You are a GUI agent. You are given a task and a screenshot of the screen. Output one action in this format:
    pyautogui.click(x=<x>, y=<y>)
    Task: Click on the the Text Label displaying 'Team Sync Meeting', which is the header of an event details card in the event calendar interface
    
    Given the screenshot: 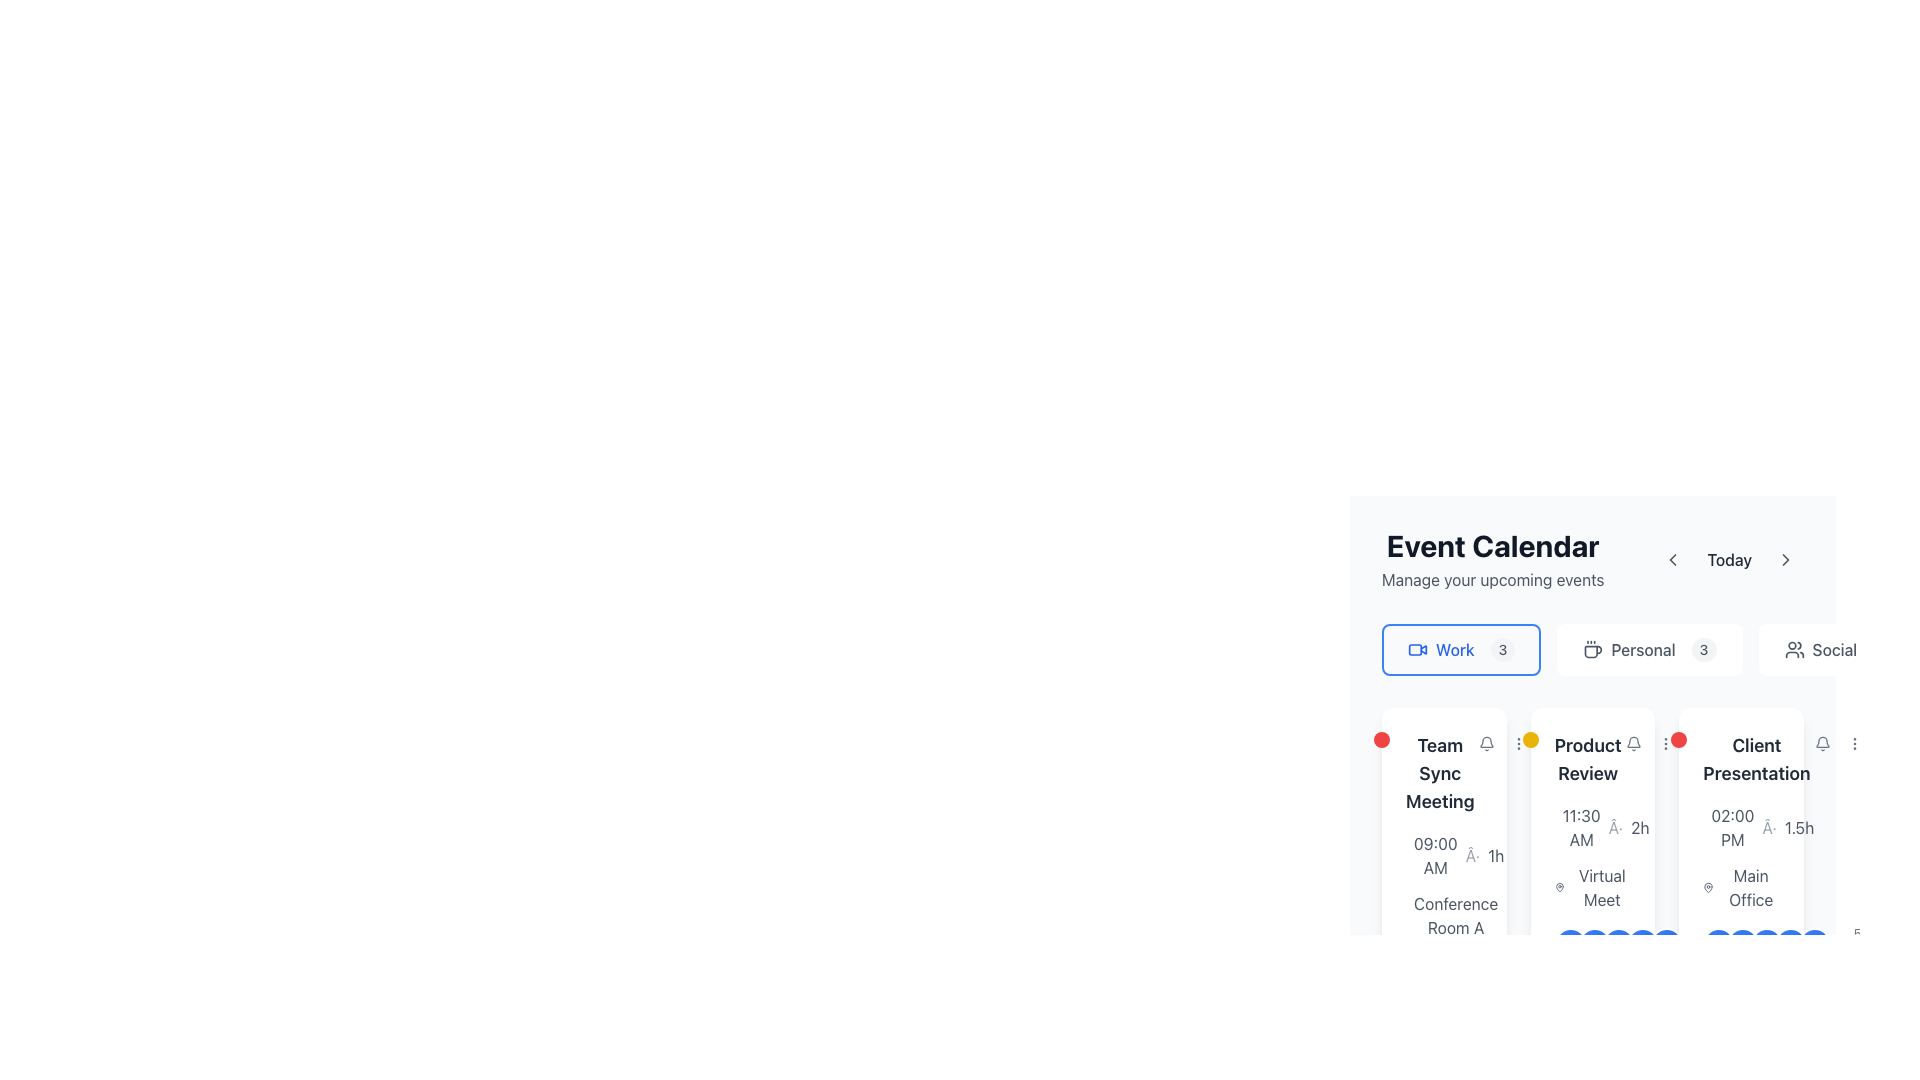 What is the action you would take?
    pyautogui.click(x=1444, y=773)
    